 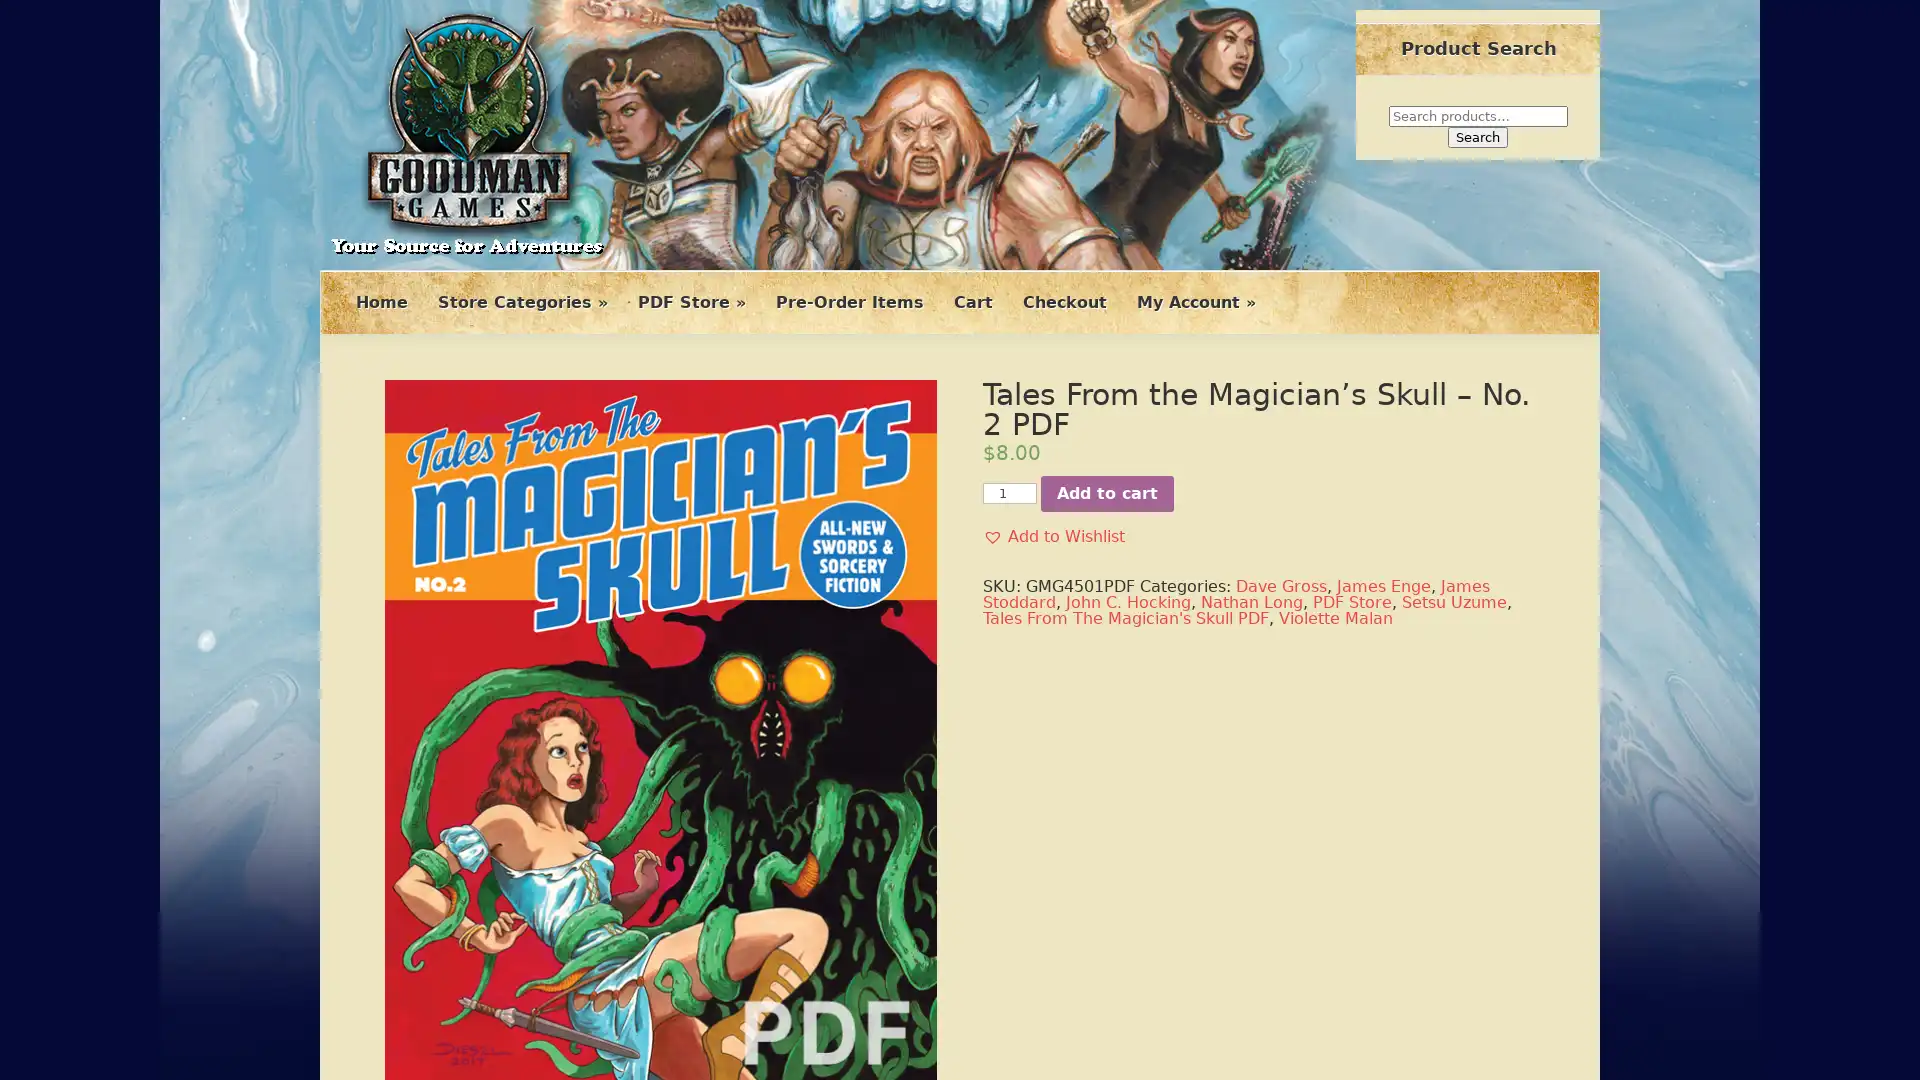 I want to click on Search, so click(x=1478, y=136).